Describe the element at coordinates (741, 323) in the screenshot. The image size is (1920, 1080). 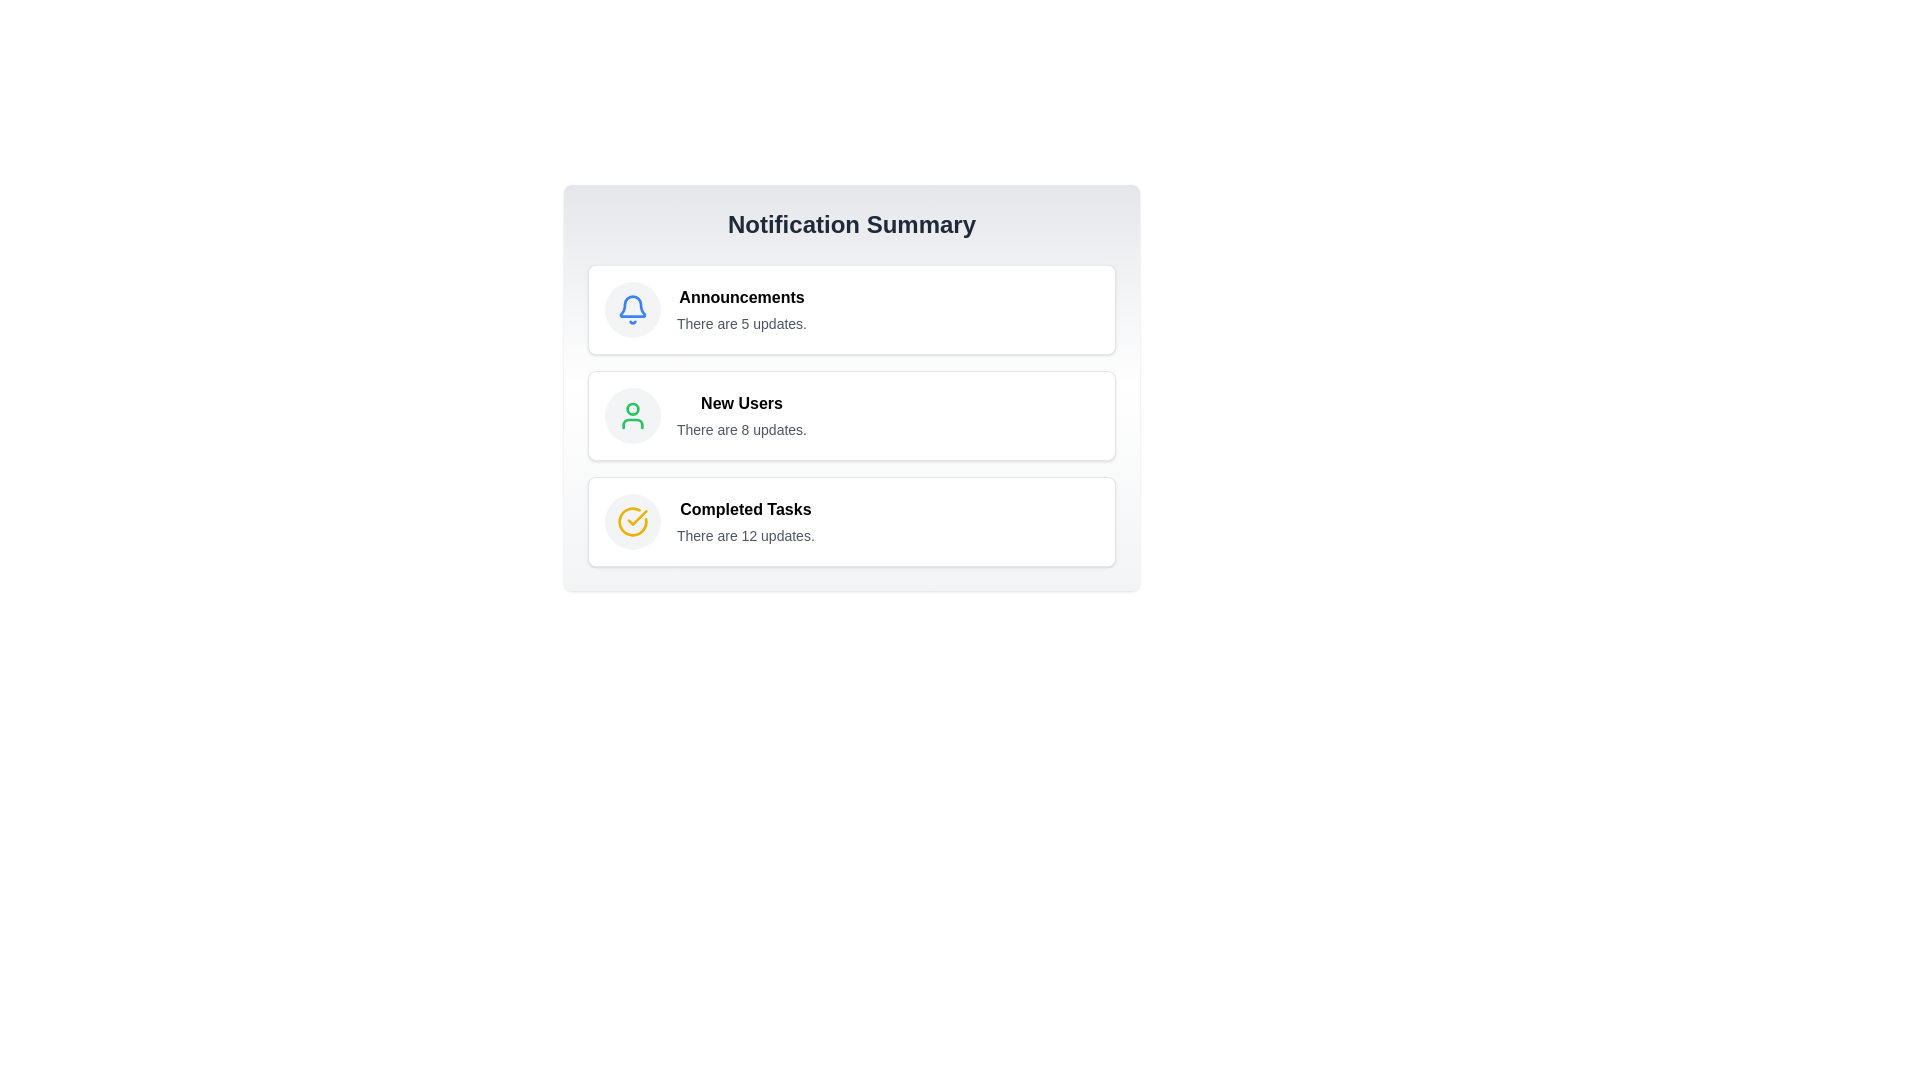
I see `the text label that reads 'There are 5 updates.' located below the 'Announcements' heading in the 'Notification Summary' layout` at that location.